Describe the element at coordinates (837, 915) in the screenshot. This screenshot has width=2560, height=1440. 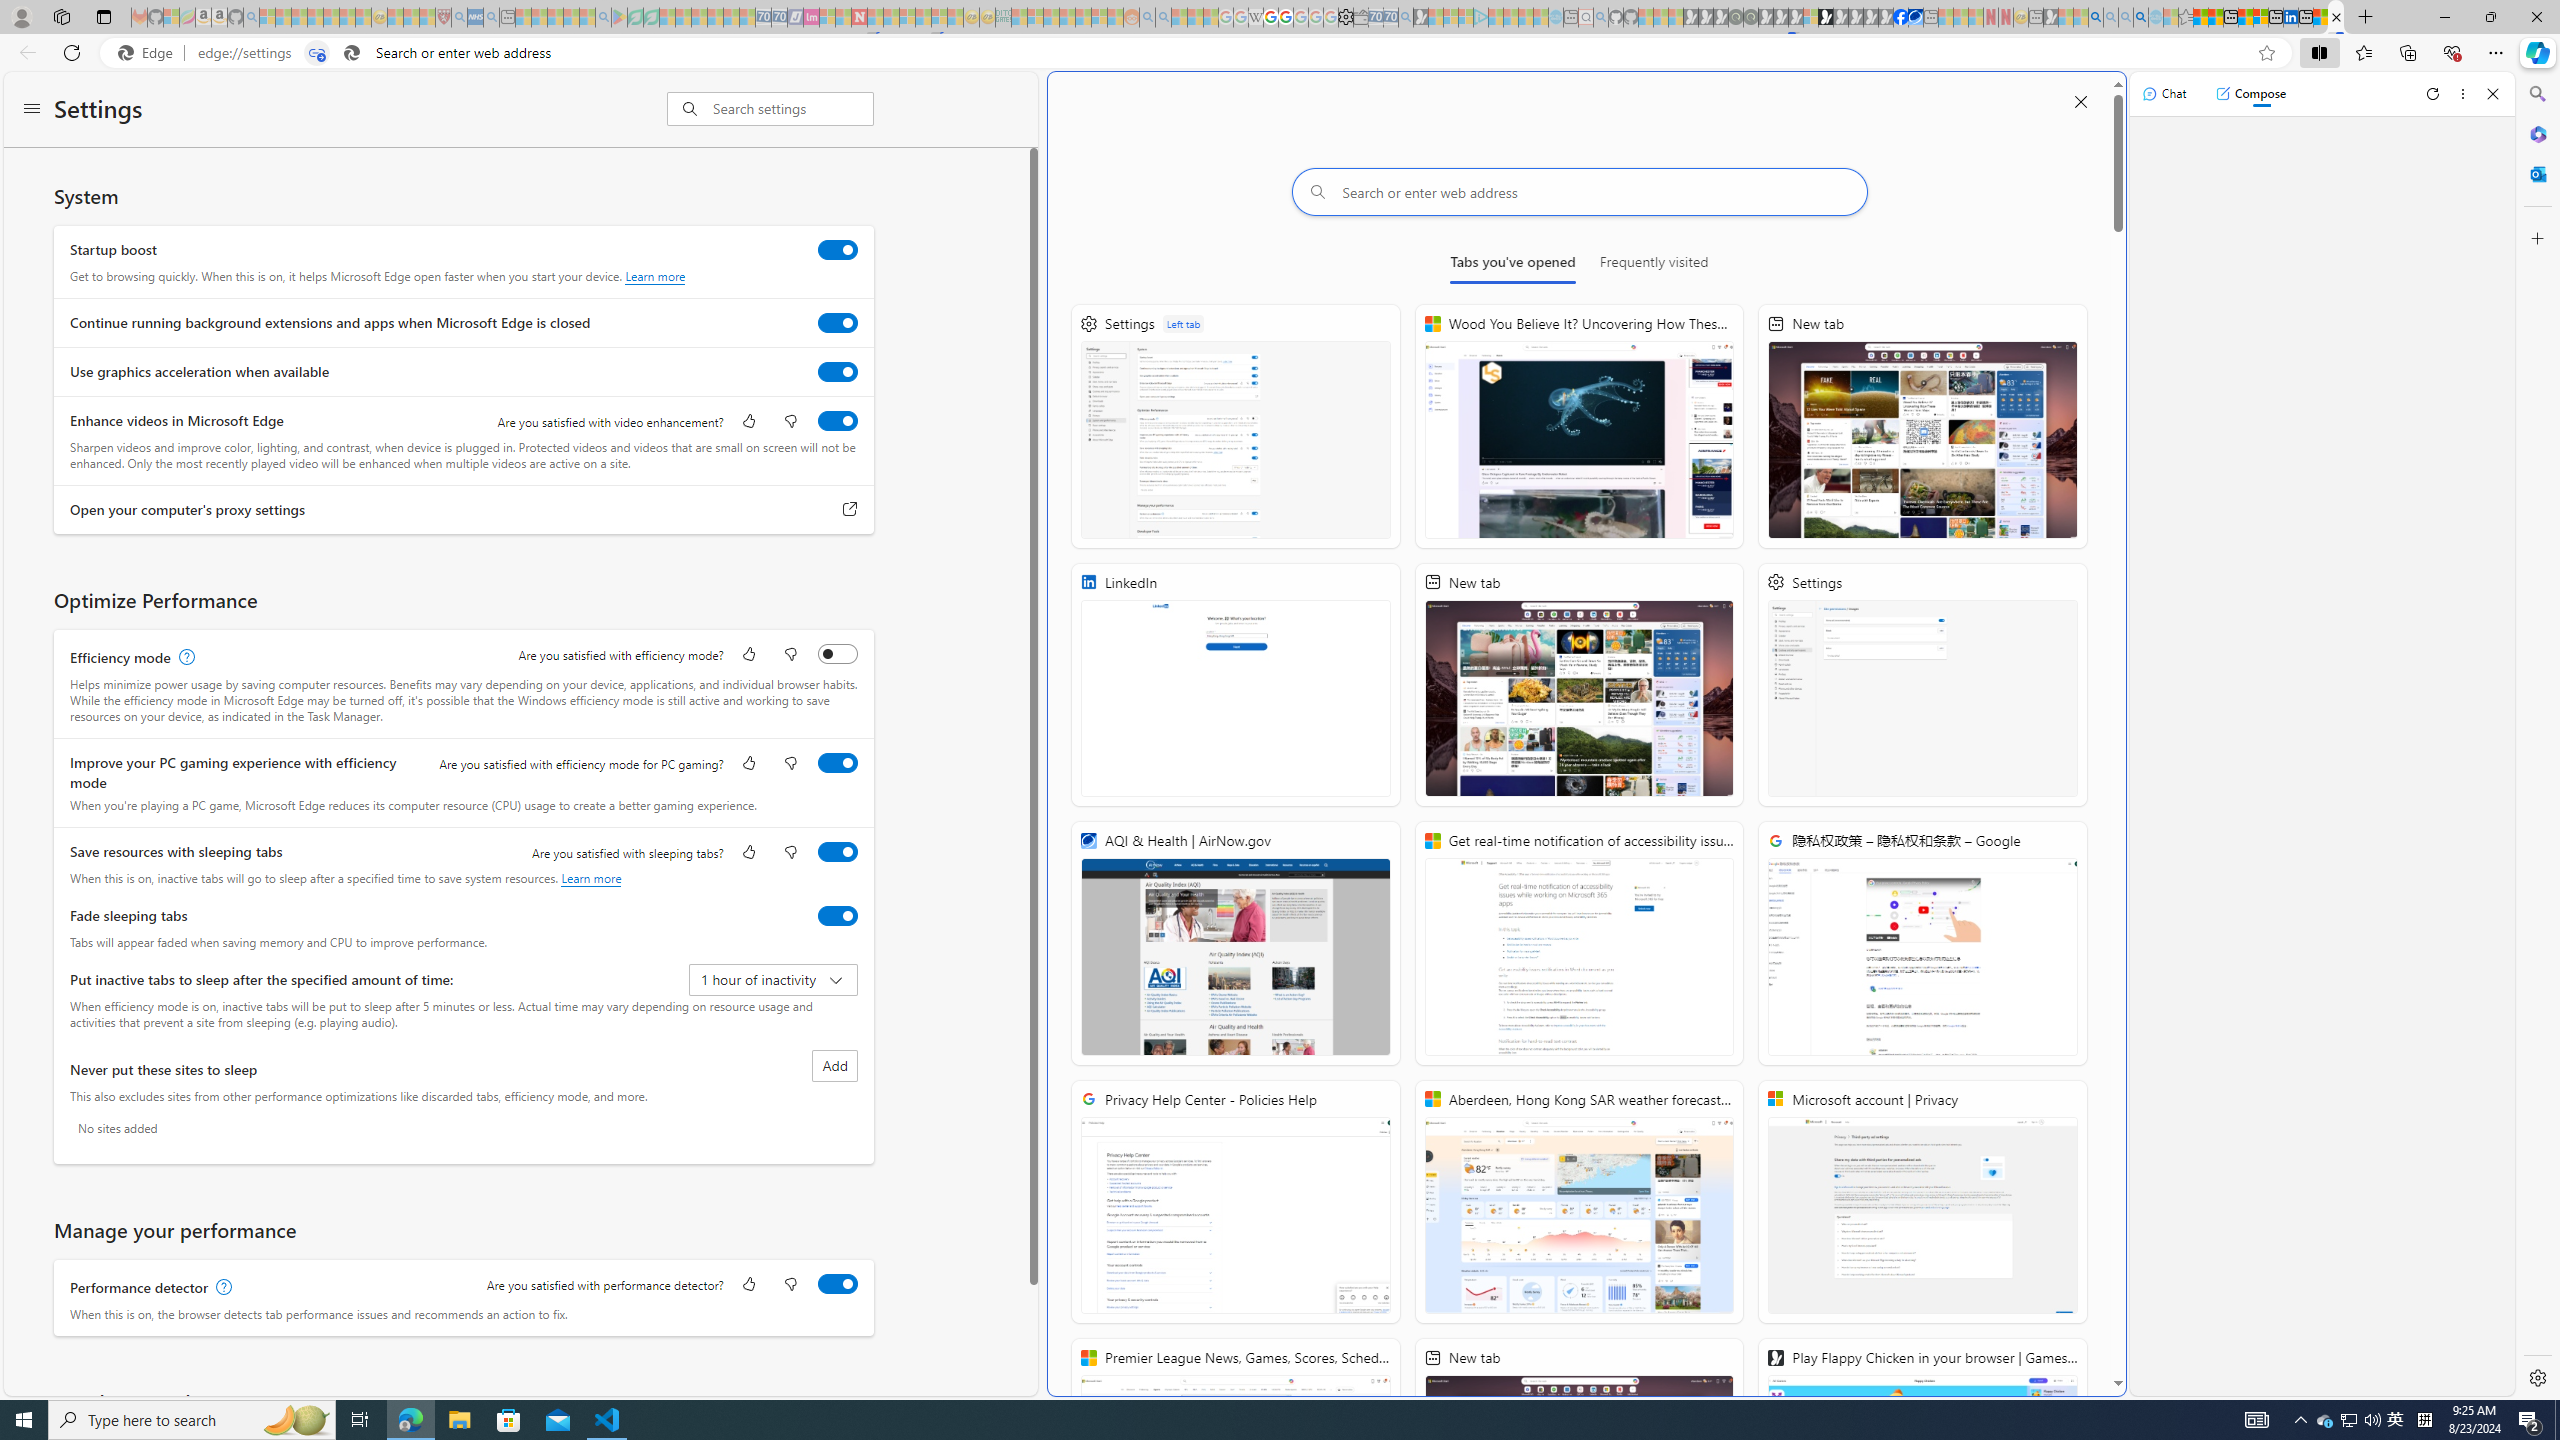
I see `'Fade sleeping tabs'` at that location.